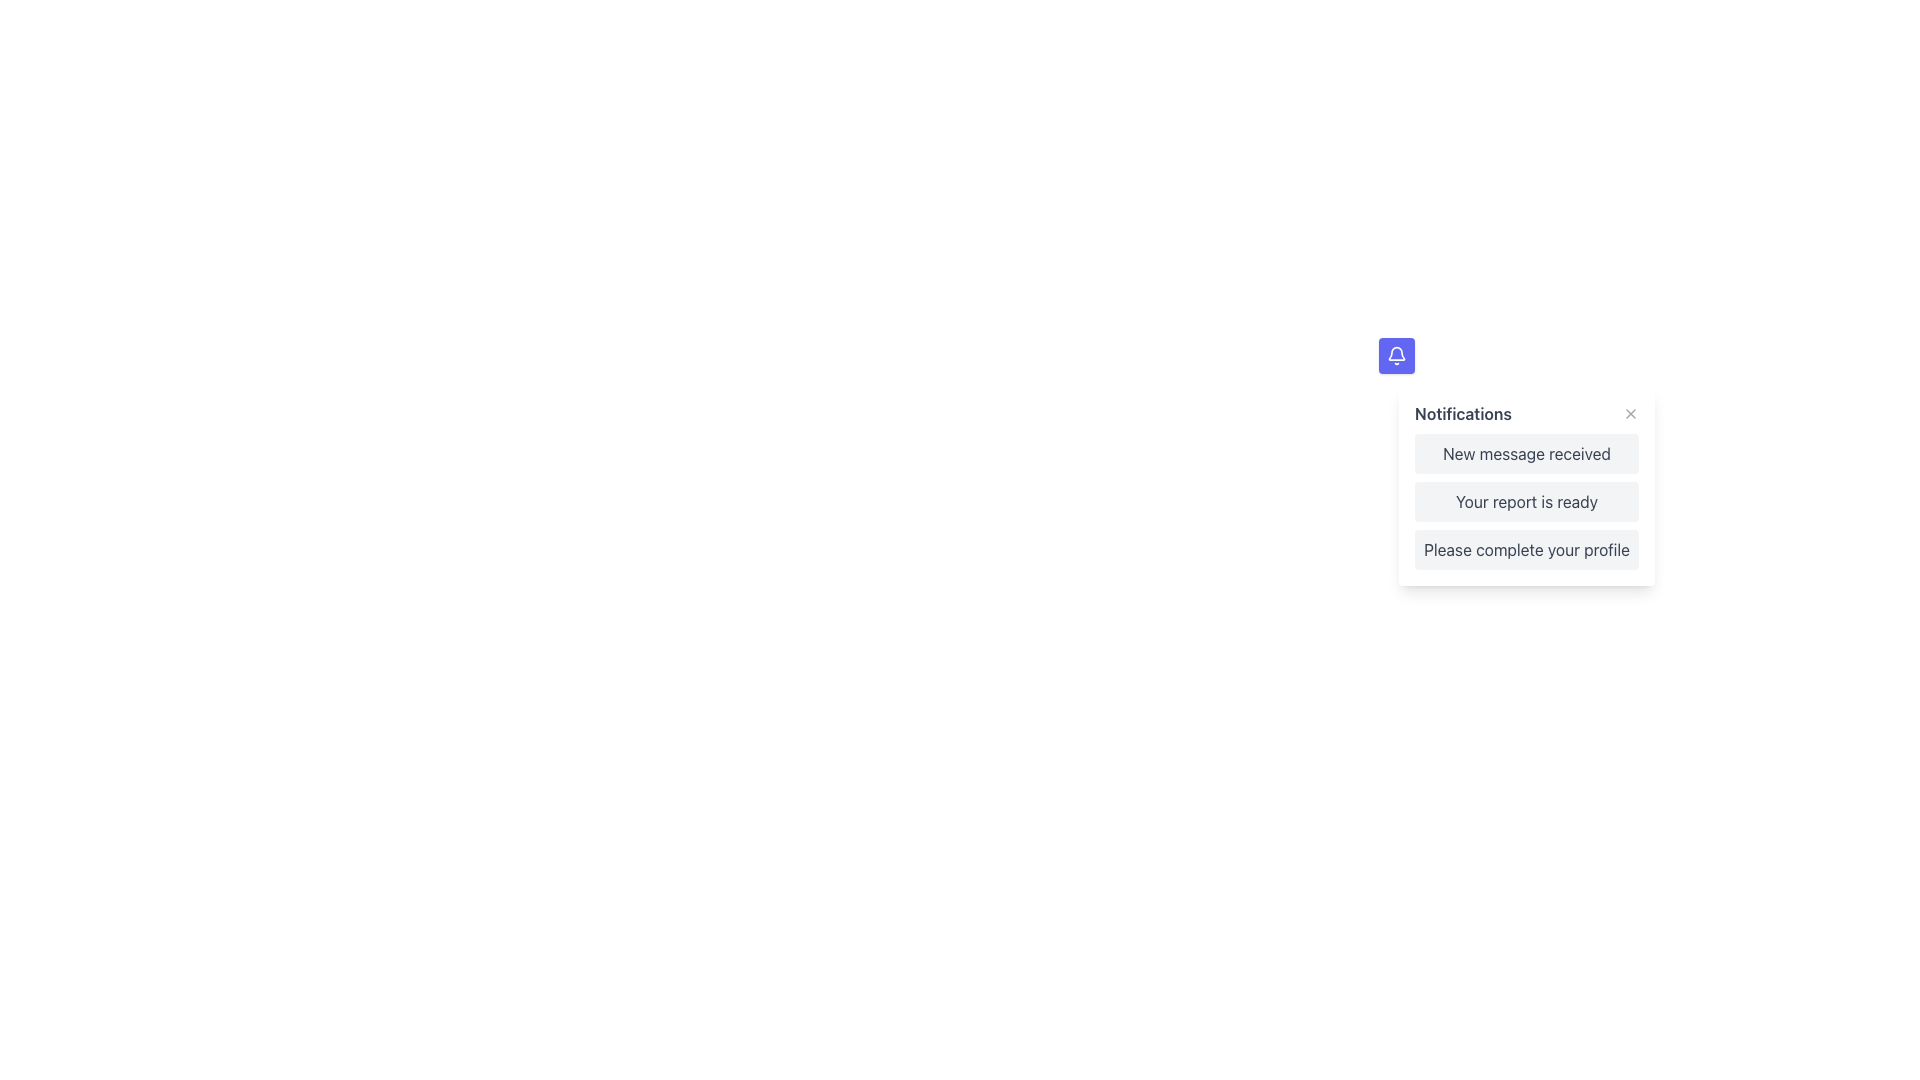 The height and width of the screenshot is (1080, 1920). Describe the element at coordinates (1463, 412) in the screenshot. I see `the Text Label that serves as the title for the notification panel, positioned within the notification popup and aligned to the left` at that location.